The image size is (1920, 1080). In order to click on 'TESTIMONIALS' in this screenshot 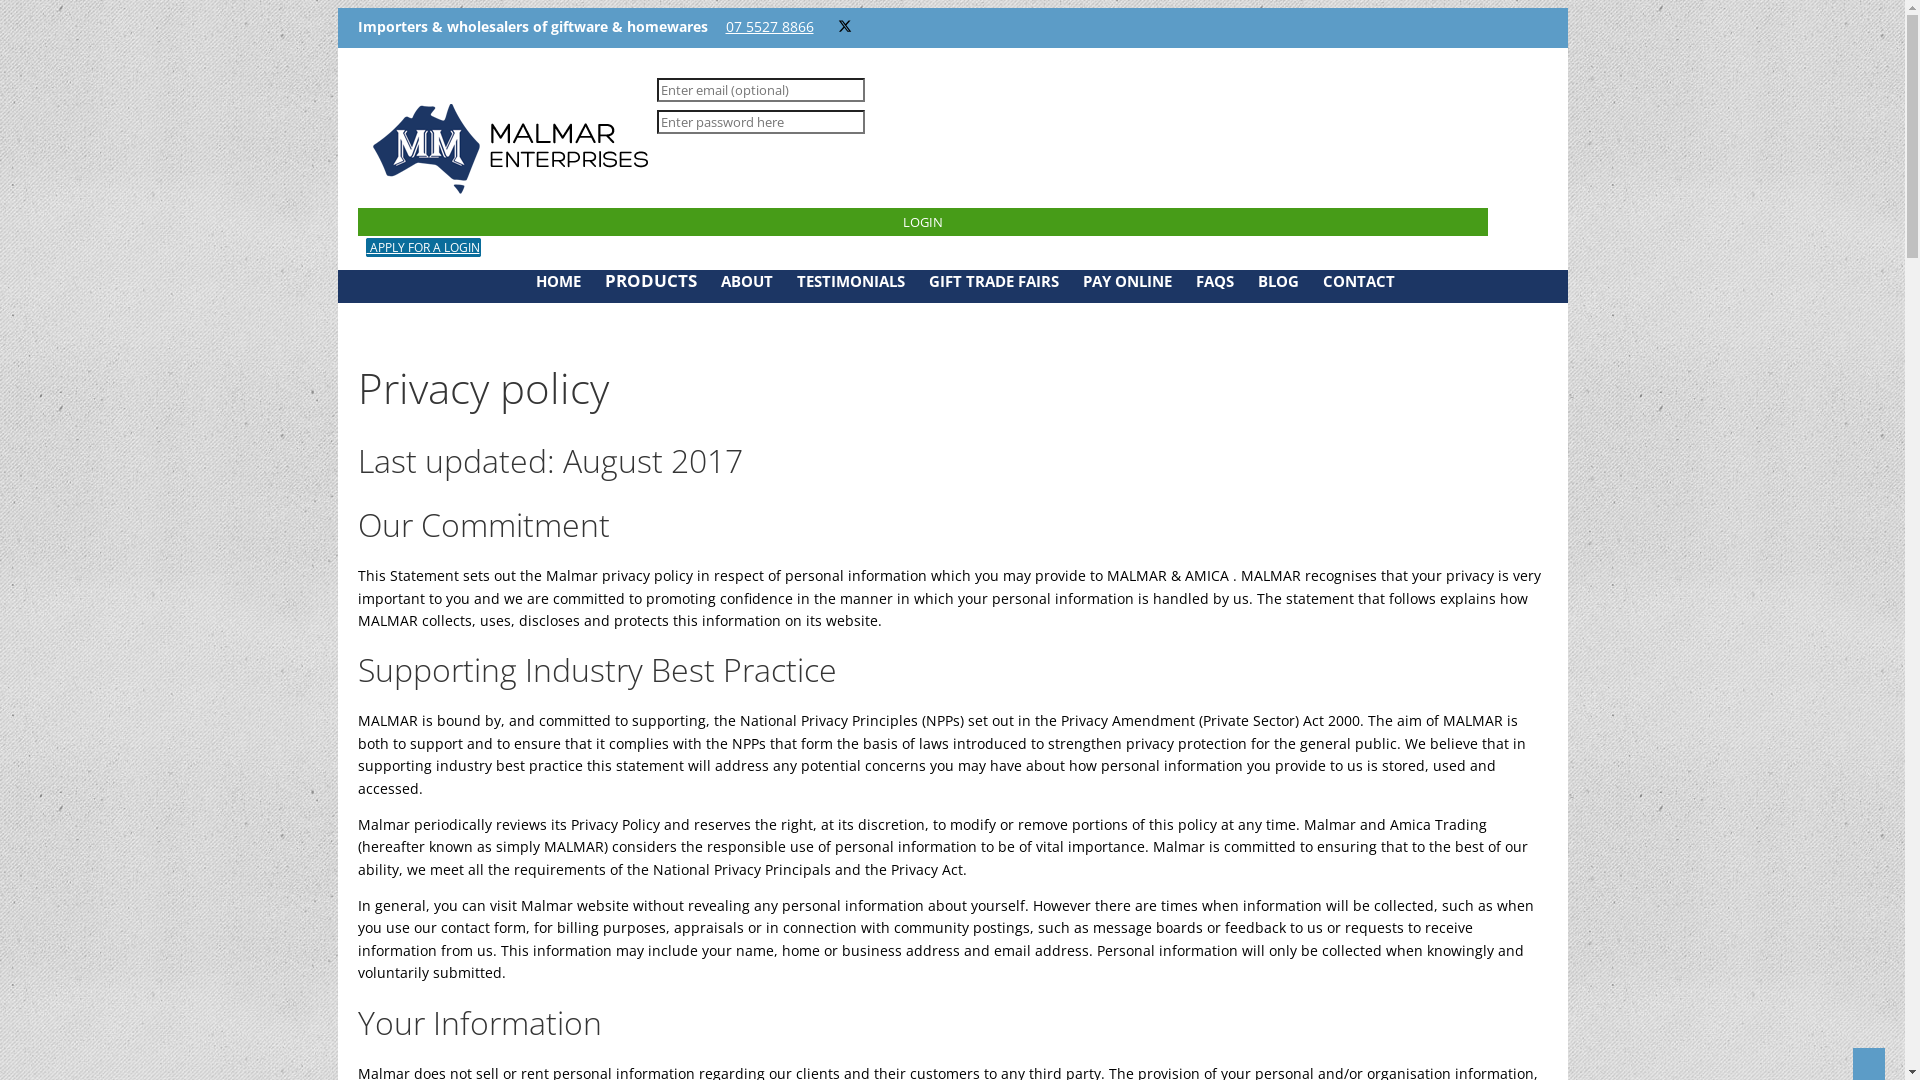, I will do `click(849, 281)`.